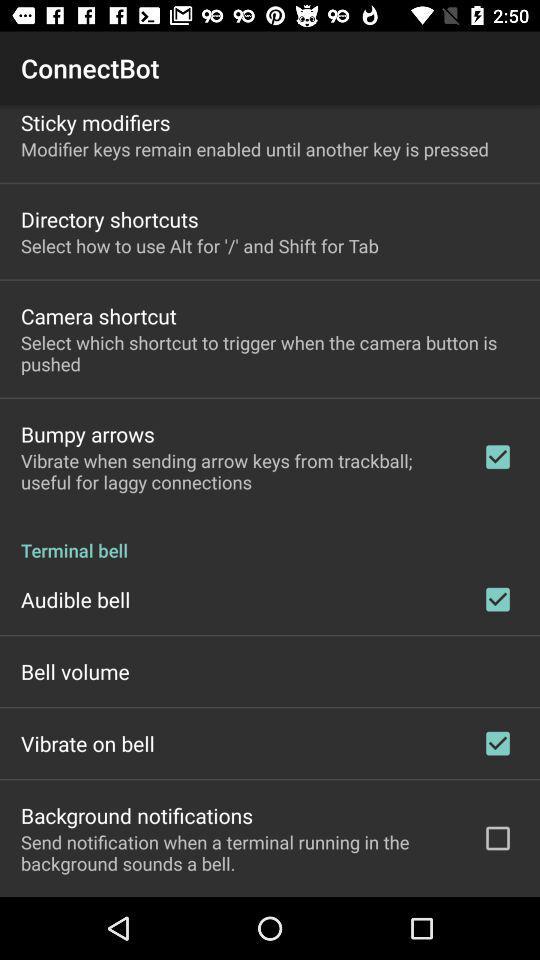 The image size is (540, 960). What do you see at coordinates (238, 851) in the screenshot?
I see `icon below background notifications icon` at bounding box center [238, 851].